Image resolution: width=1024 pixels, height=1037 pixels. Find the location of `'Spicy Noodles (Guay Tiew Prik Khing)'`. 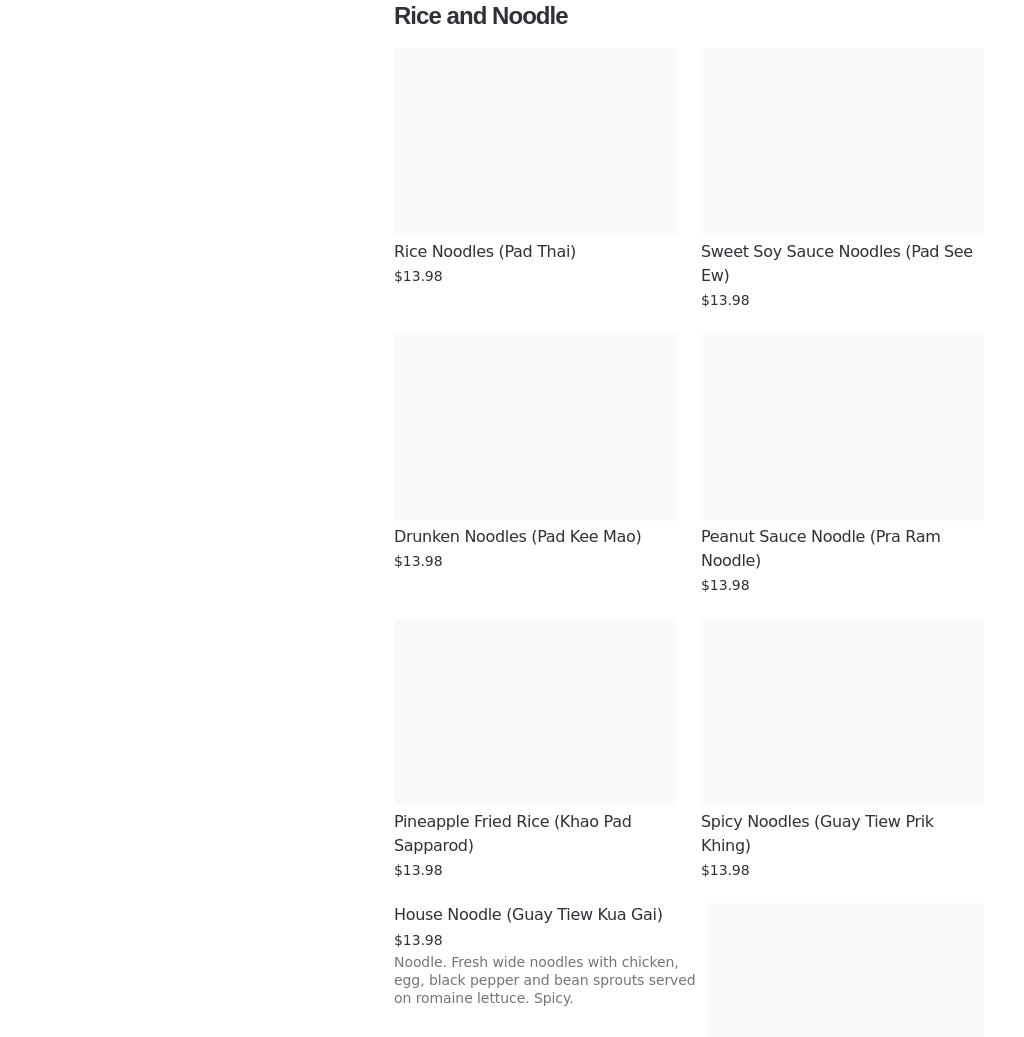

'Spicy Noodles (Guay Tiew Prik Khing)' is located at coordinates (818, 833).